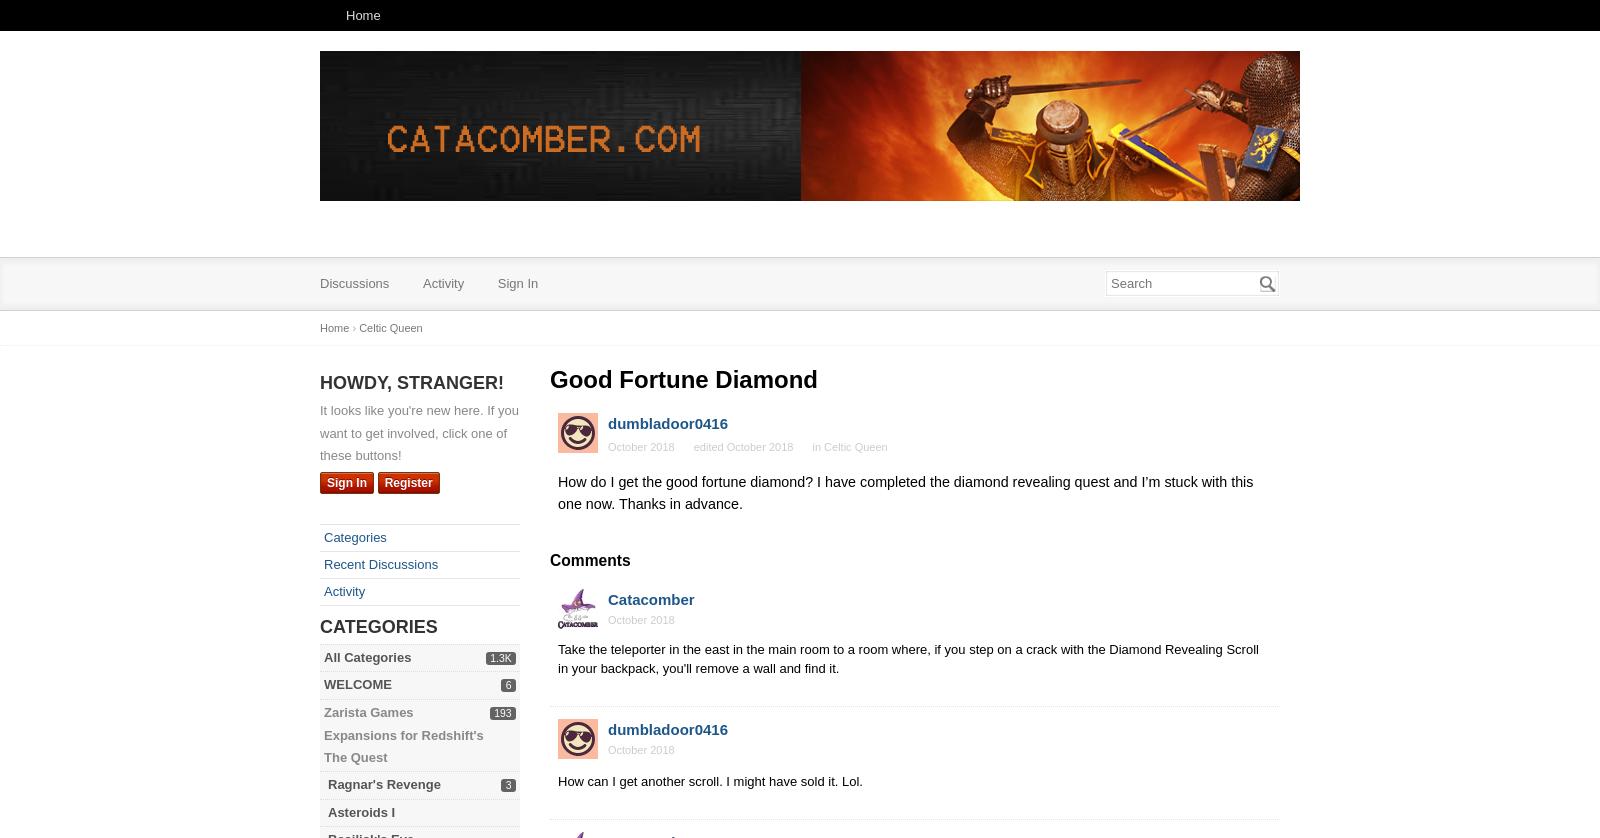  I want to click on 'All Categories', so click(367, 656).